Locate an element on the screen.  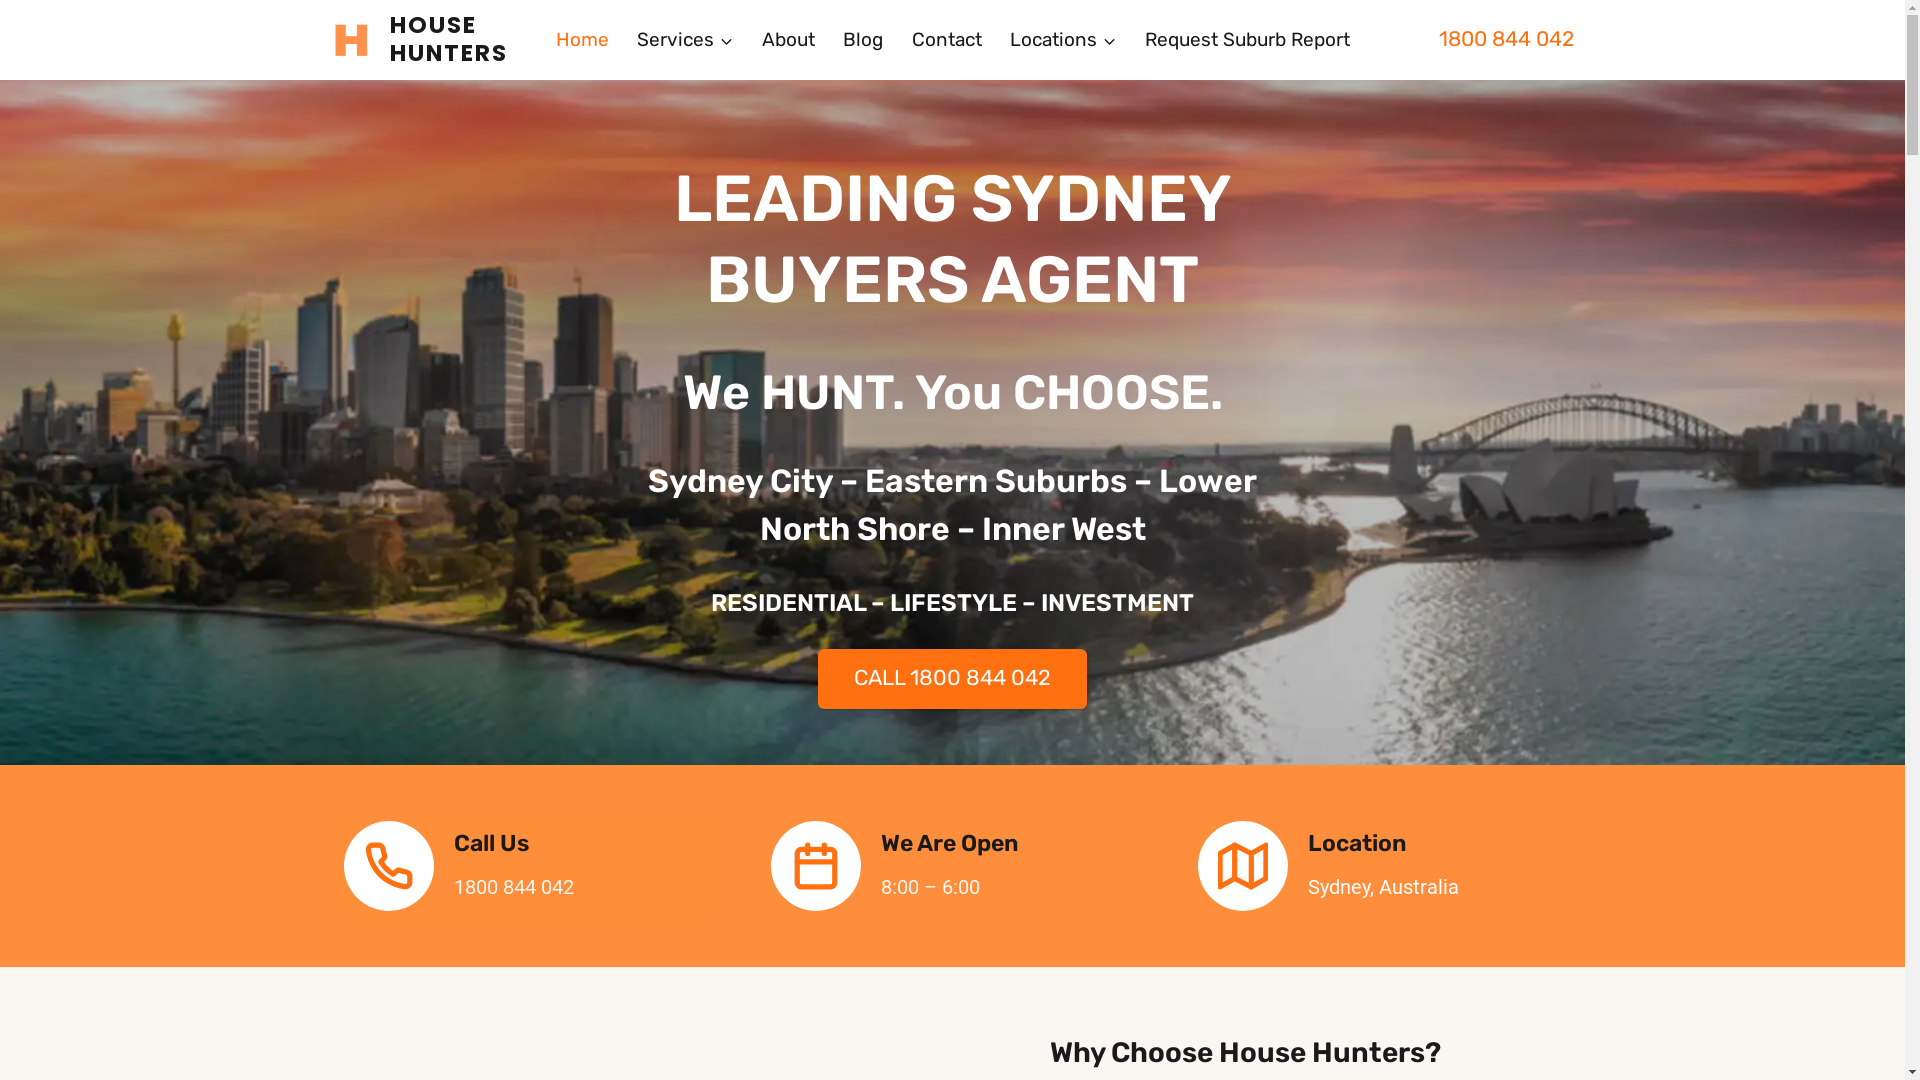
'1800 844 042' is located at coordinates (1505, 38).